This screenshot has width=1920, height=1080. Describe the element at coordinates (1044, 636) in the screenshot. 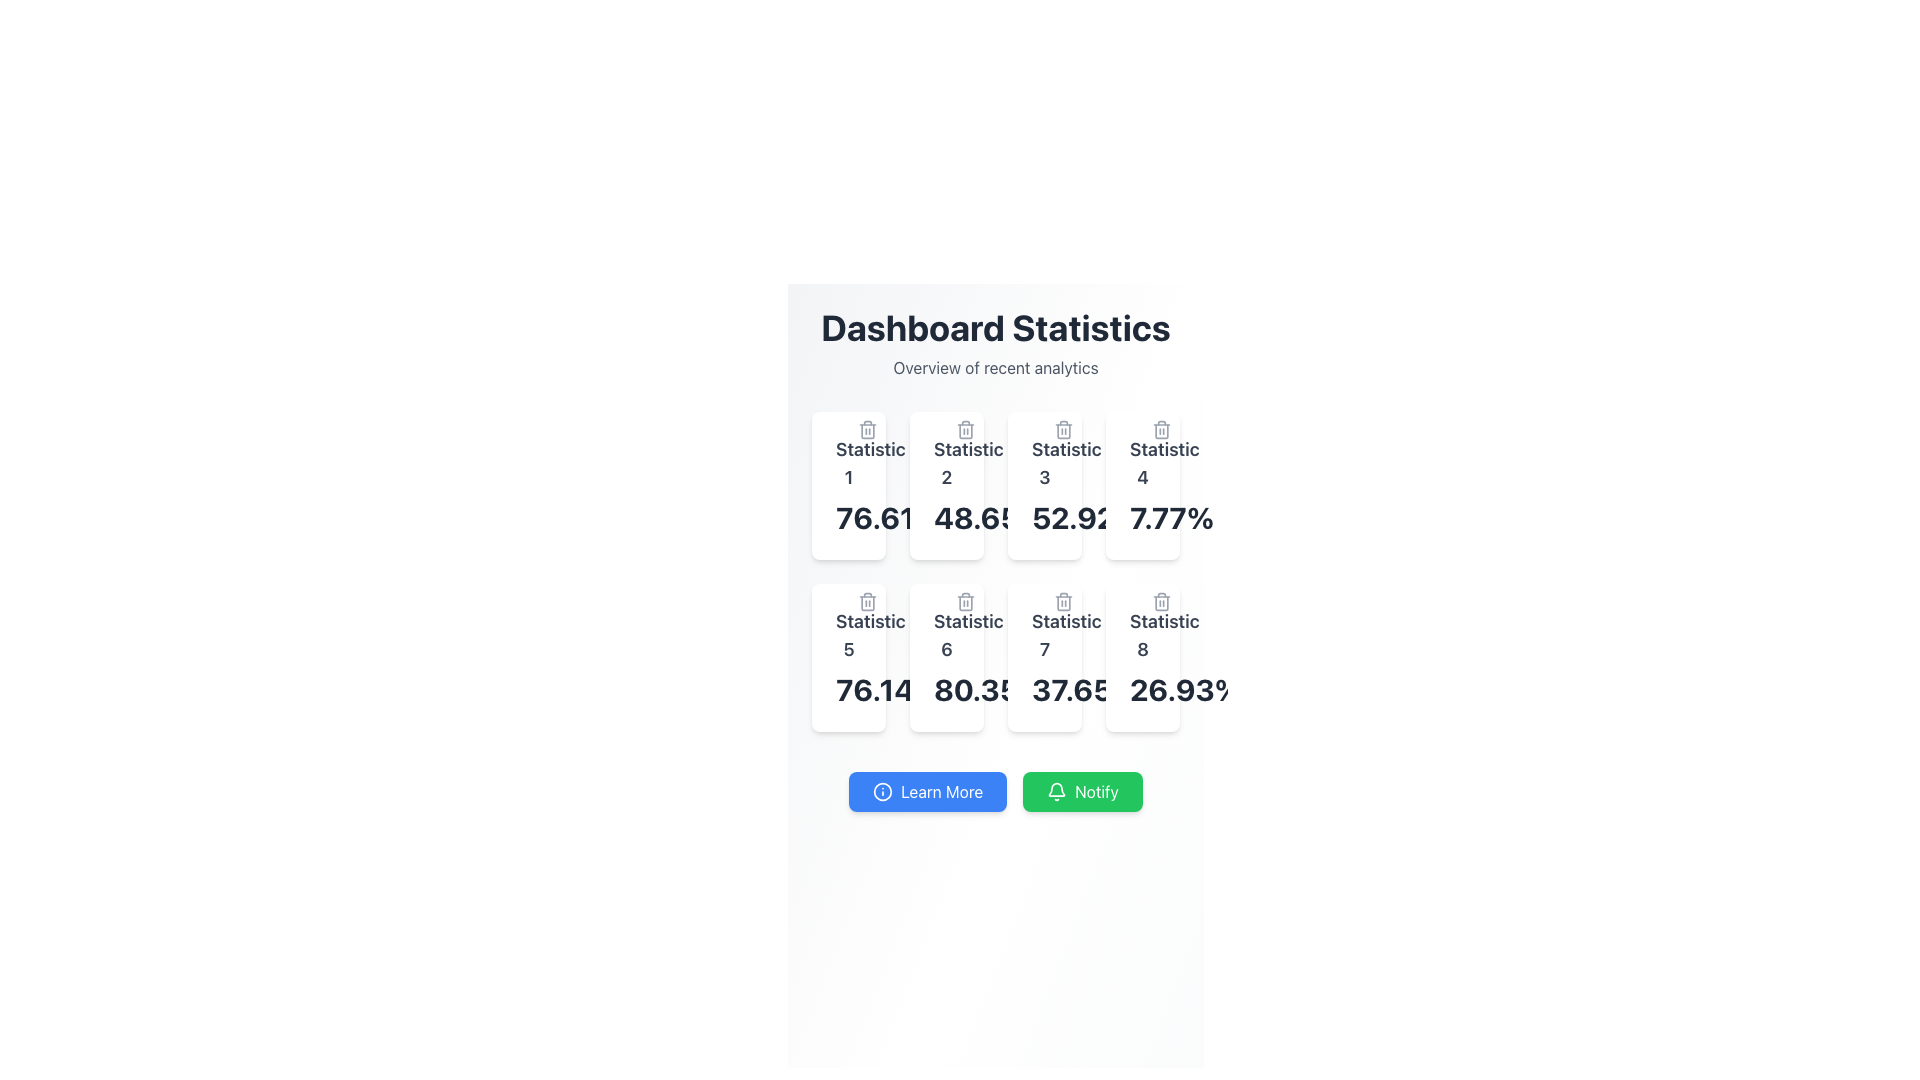

I see `the static text label displaying 'Statistic 7' in a bold font style, located at the top of a white card with rounded corners and shadow effect, situated in the second row, third column of a grid layout` at that location.